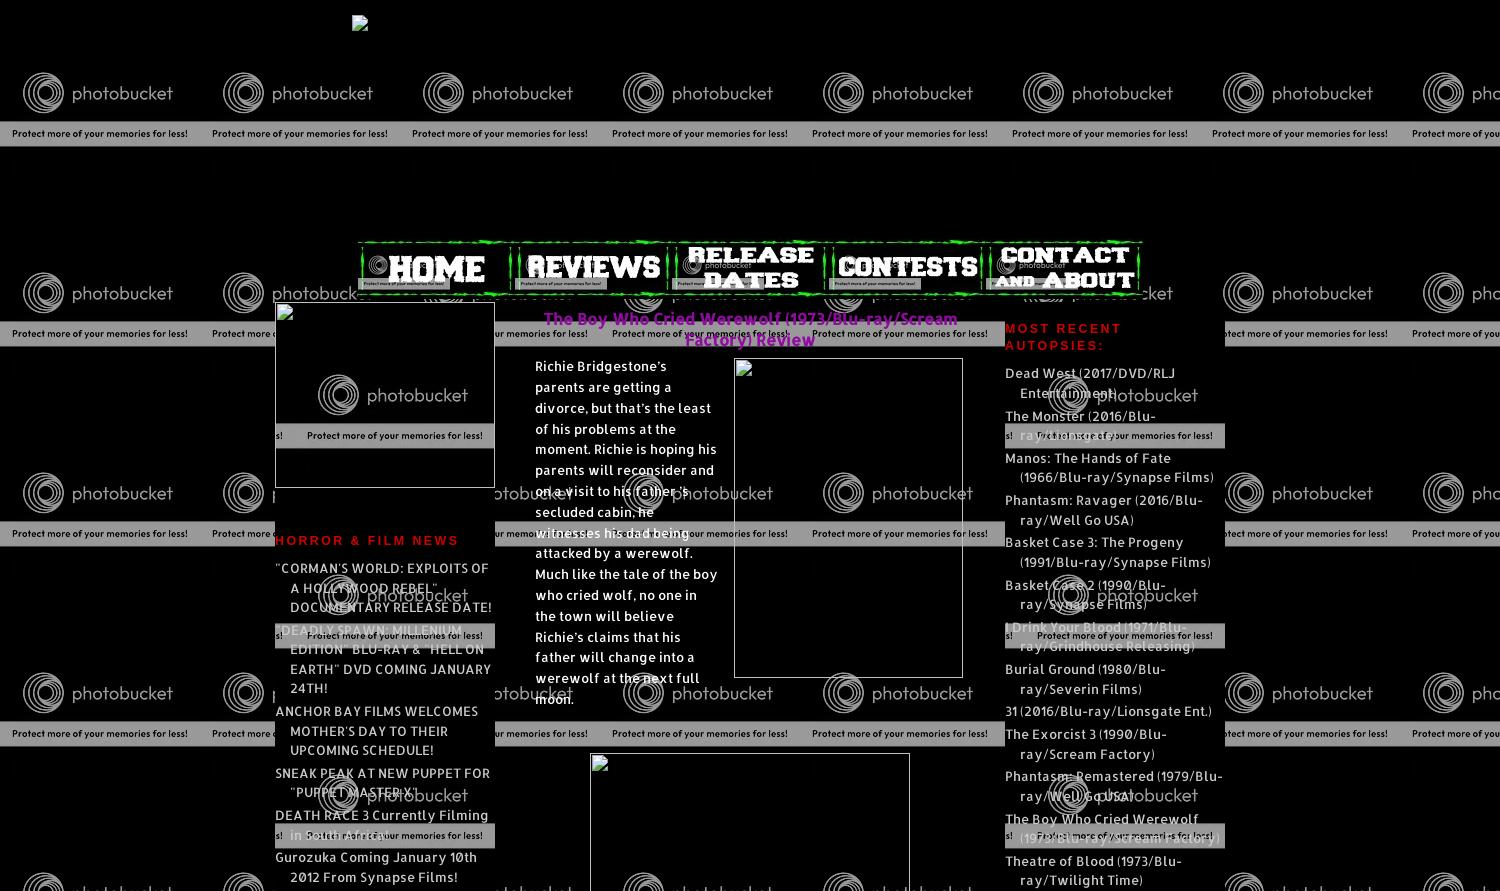 The height and width of the screenshot is (891, 1500). What do you see at coordinates (383, 587) in the screenshot?
I see `'"CORMAN'S WORLD: EXPLOITS OF A HOLLYWOOD REBEL" DOCUMENTARY RELEASE DATE!'` at bounding box center [383, 587].